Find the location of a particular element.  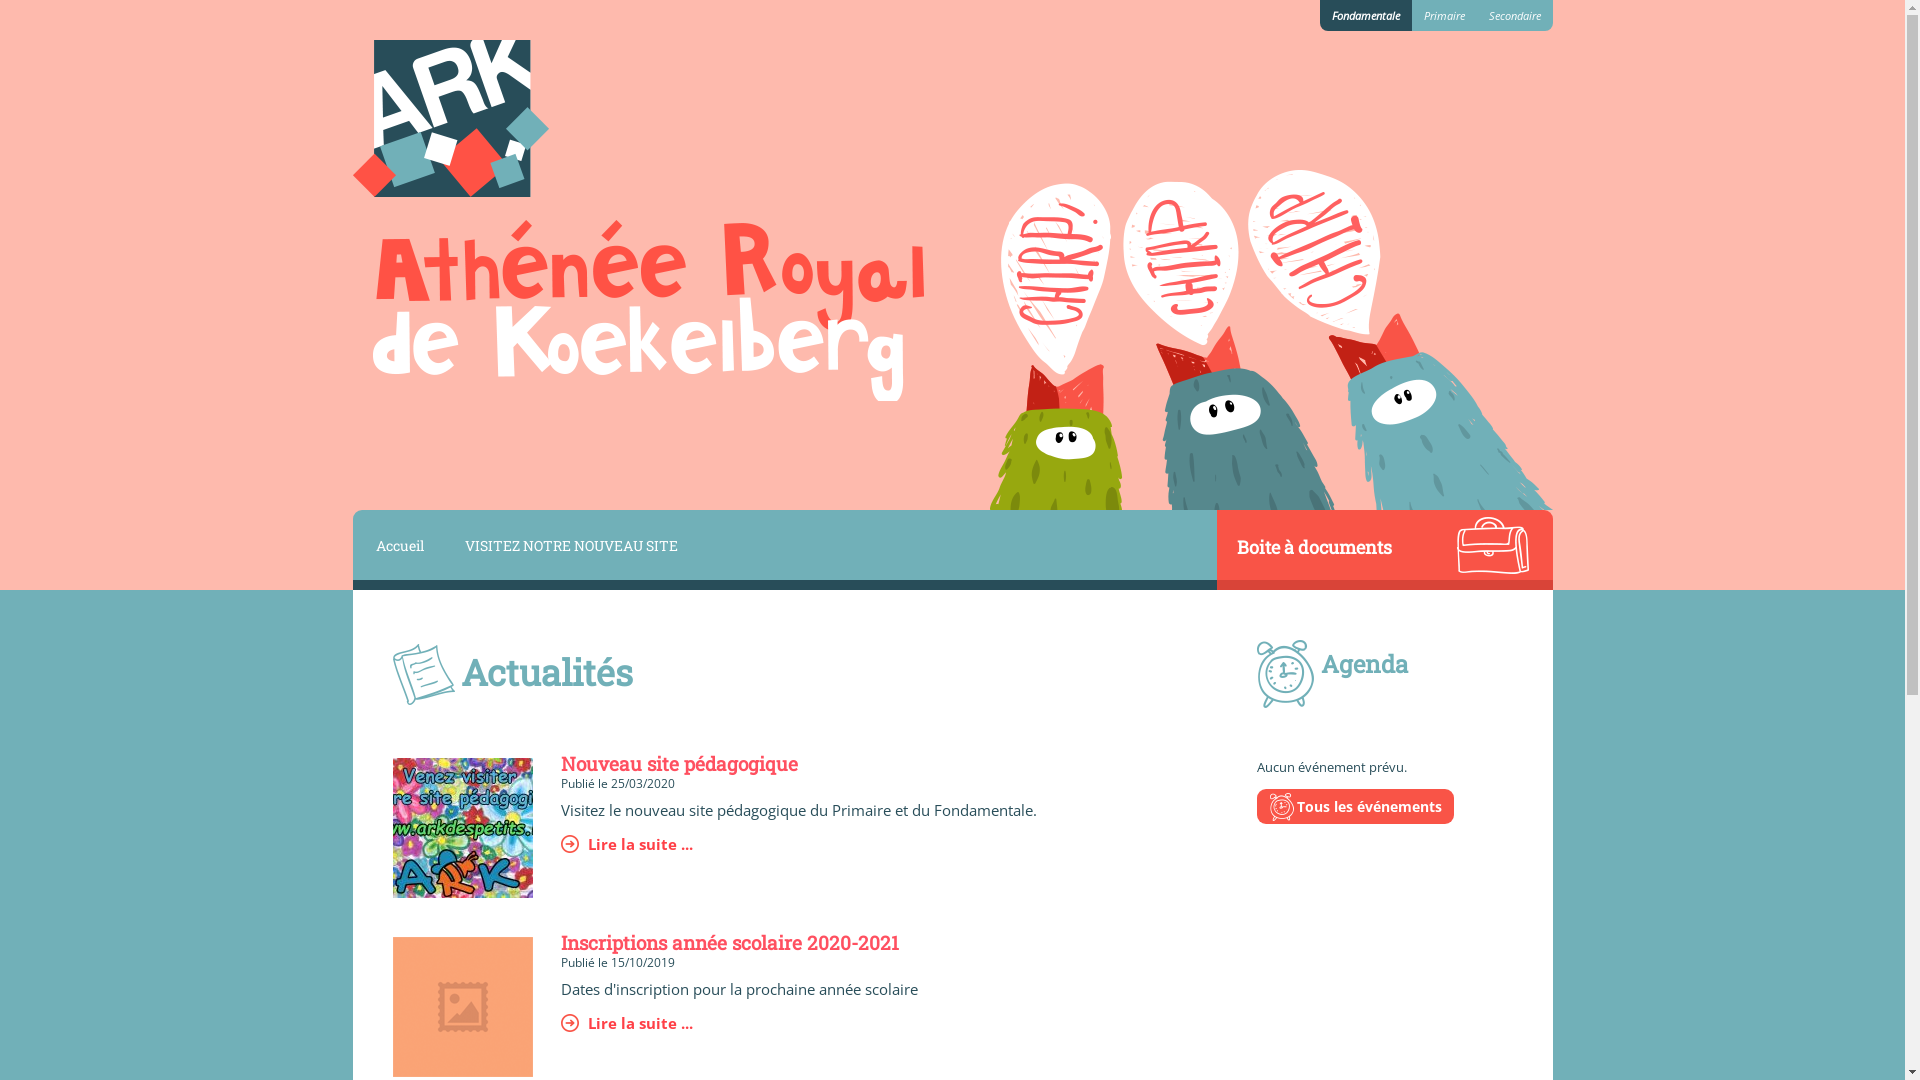

'Fondamentale' is located at coordinates (1365, 15).